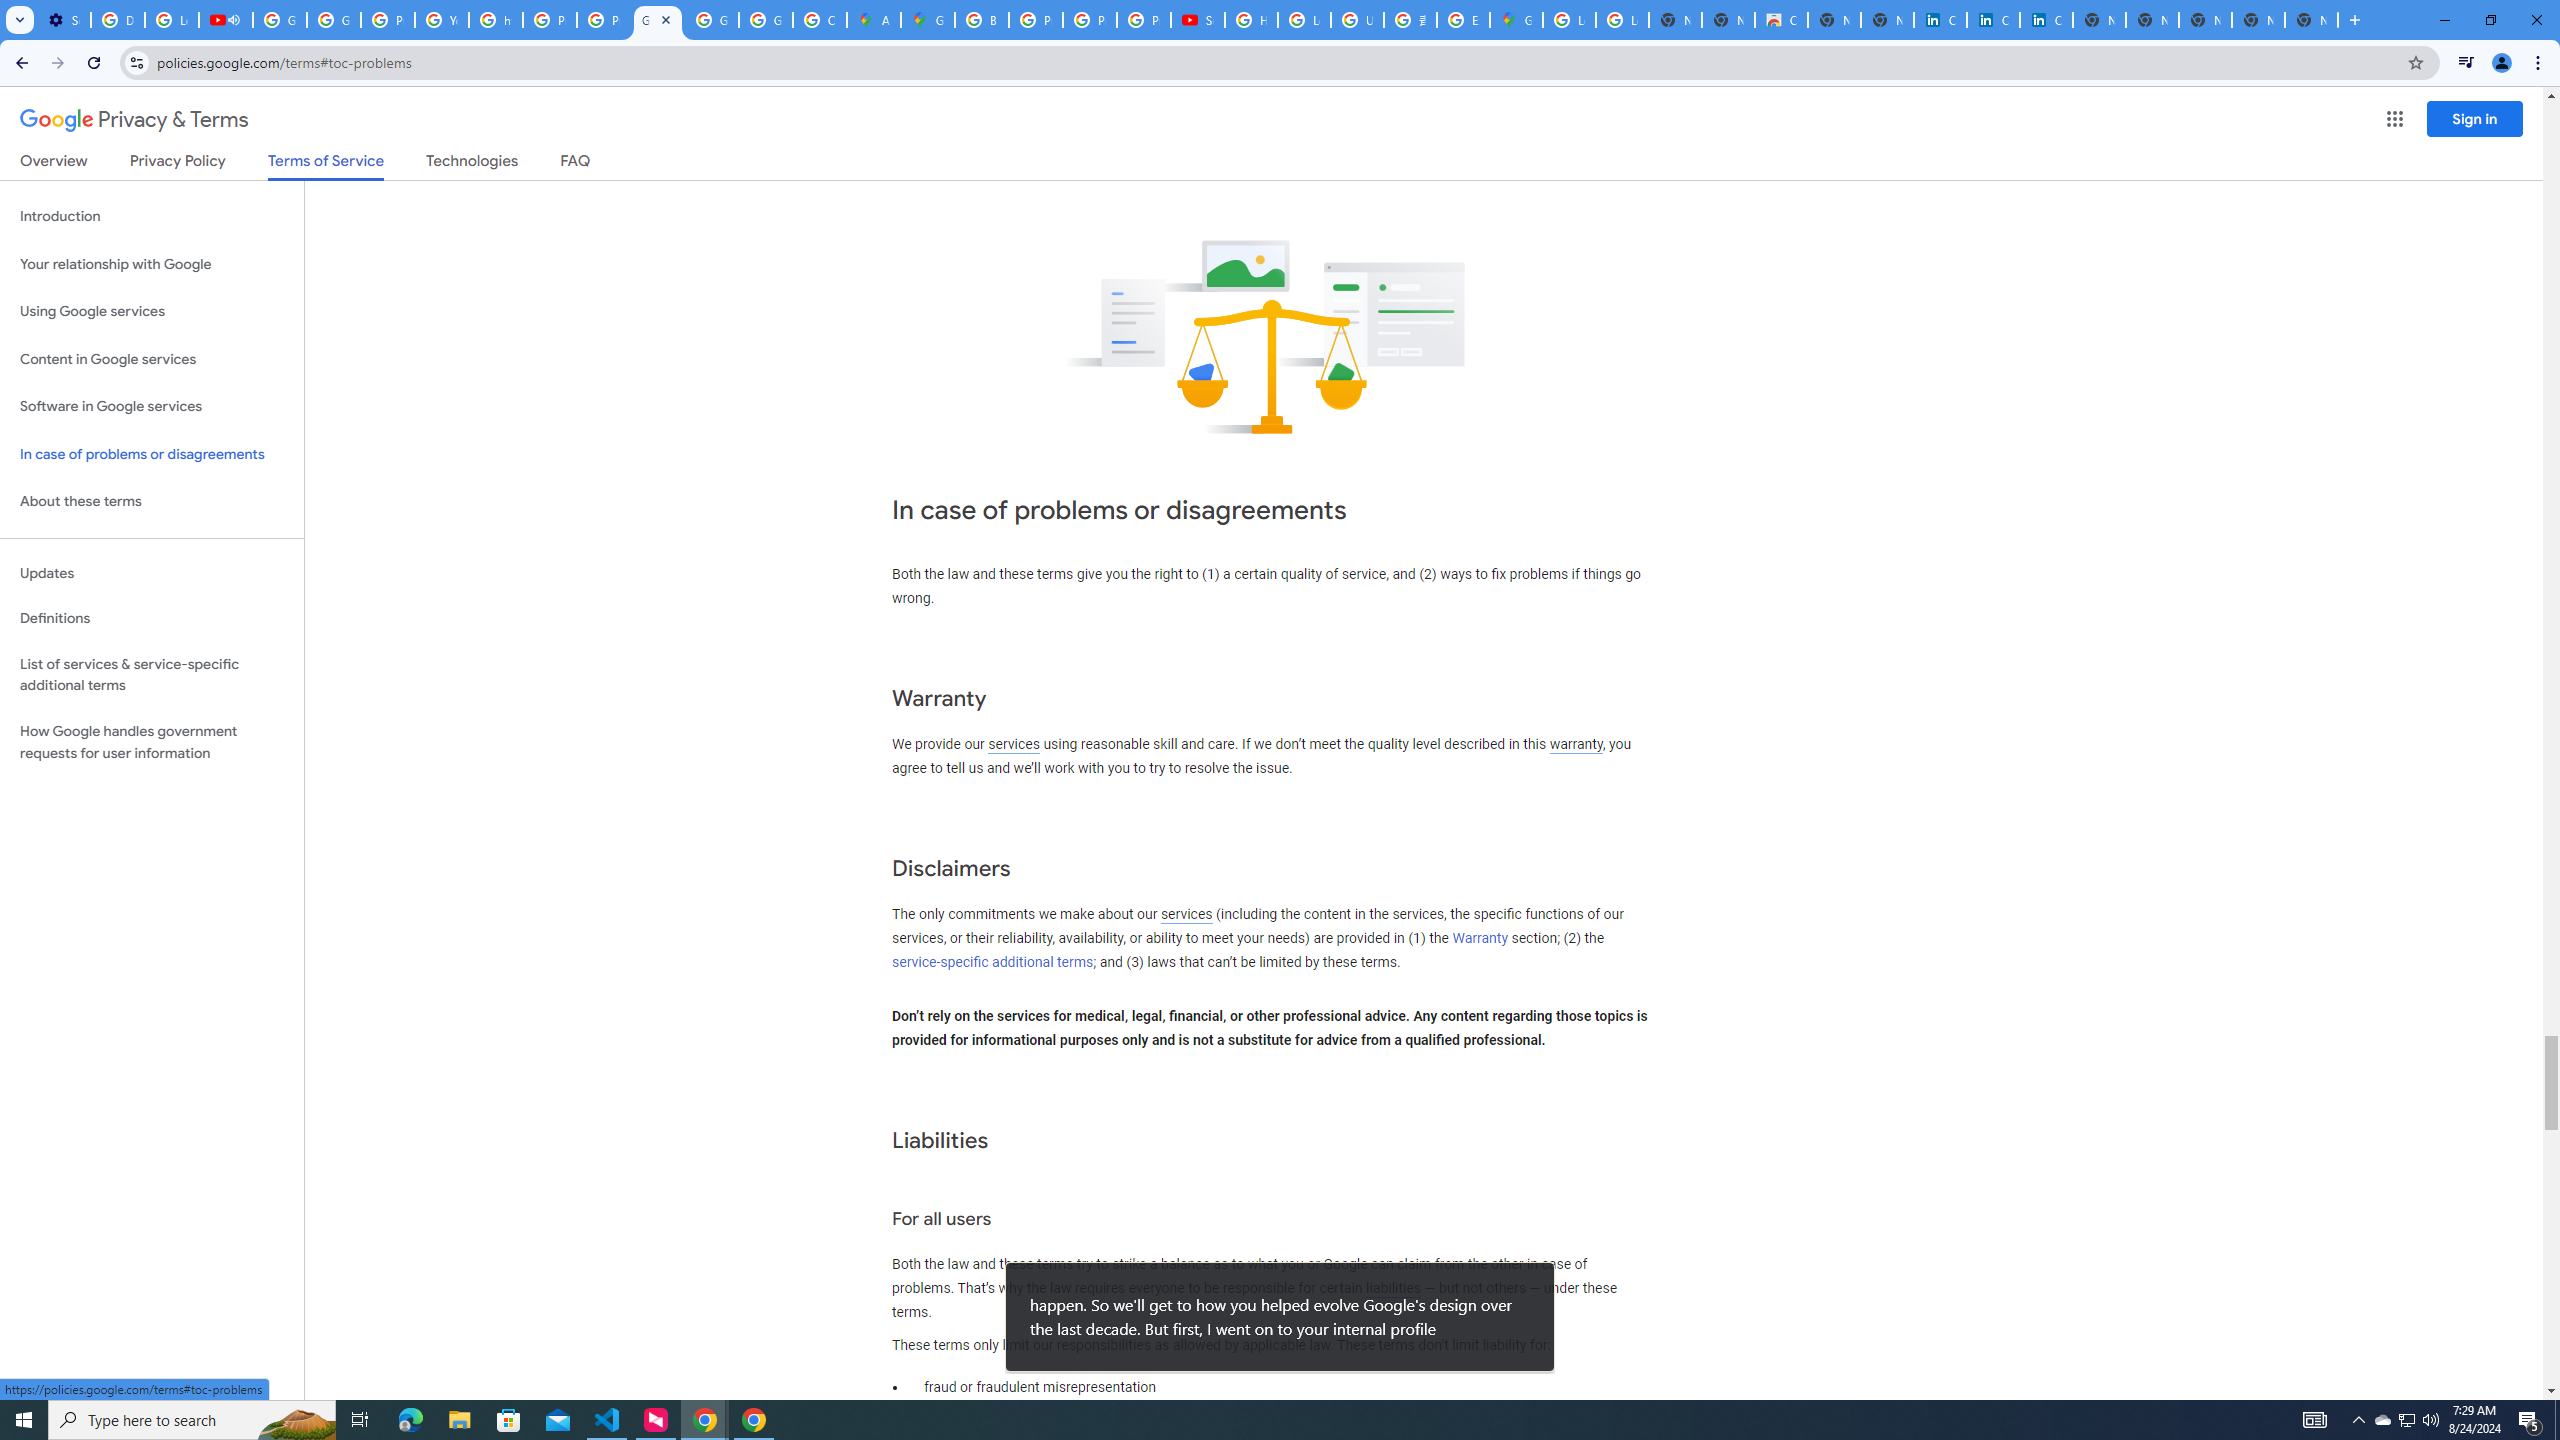  I want to click on 'Cookie Policy | LinkedIn', so click(1940, 19).